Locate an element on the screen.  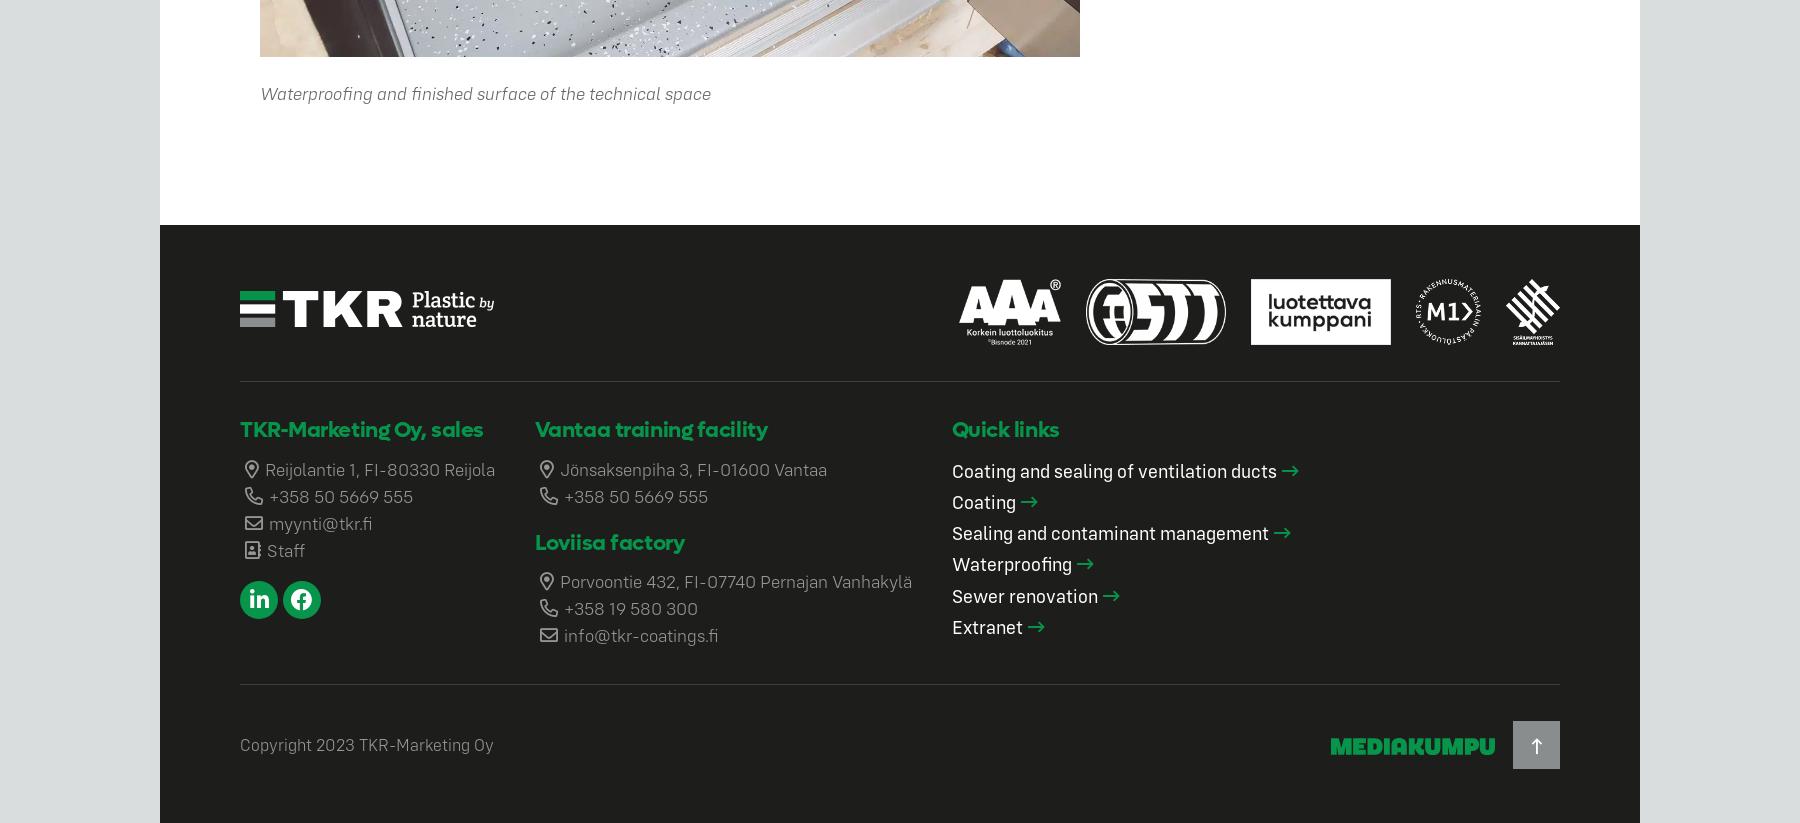
'Waterproofing and finished surface of the technical space' is located at coordinates (484, 91).